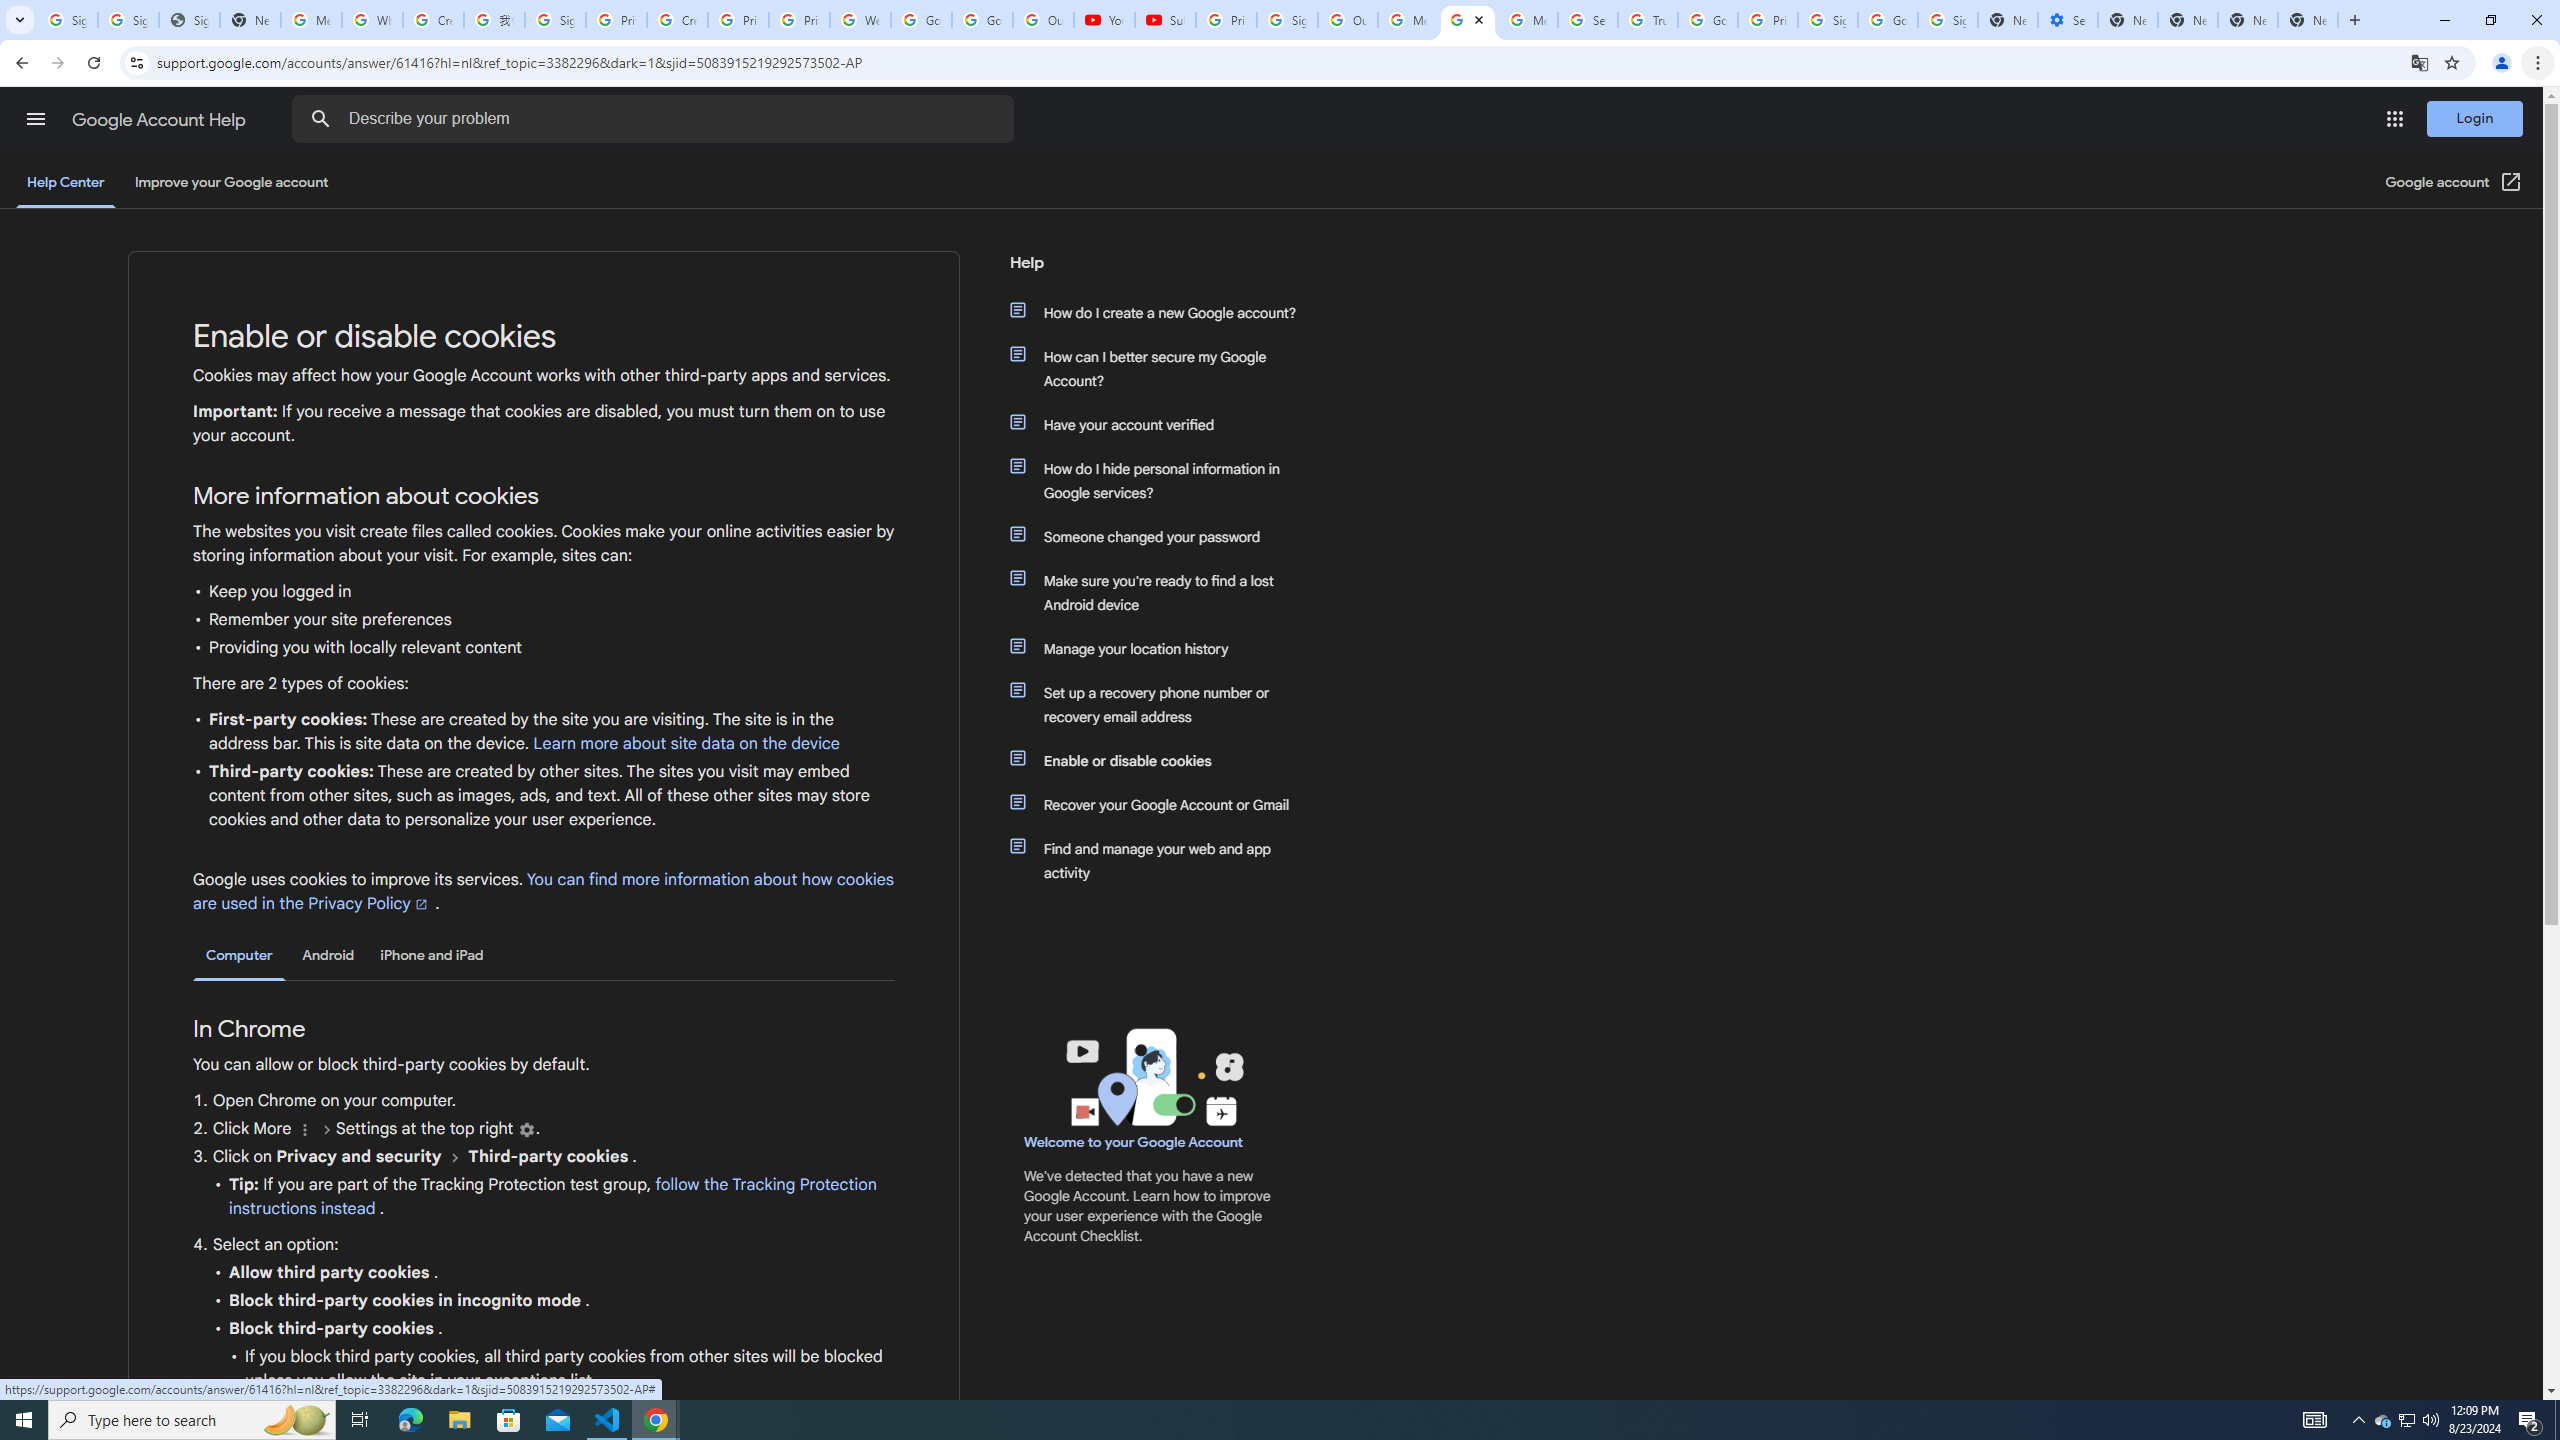 The image size is (2560, 1440). What do you see at coordinates (34, 118) in the screenshot?
I see `'Main menu'` at bounding box center [34, 118].